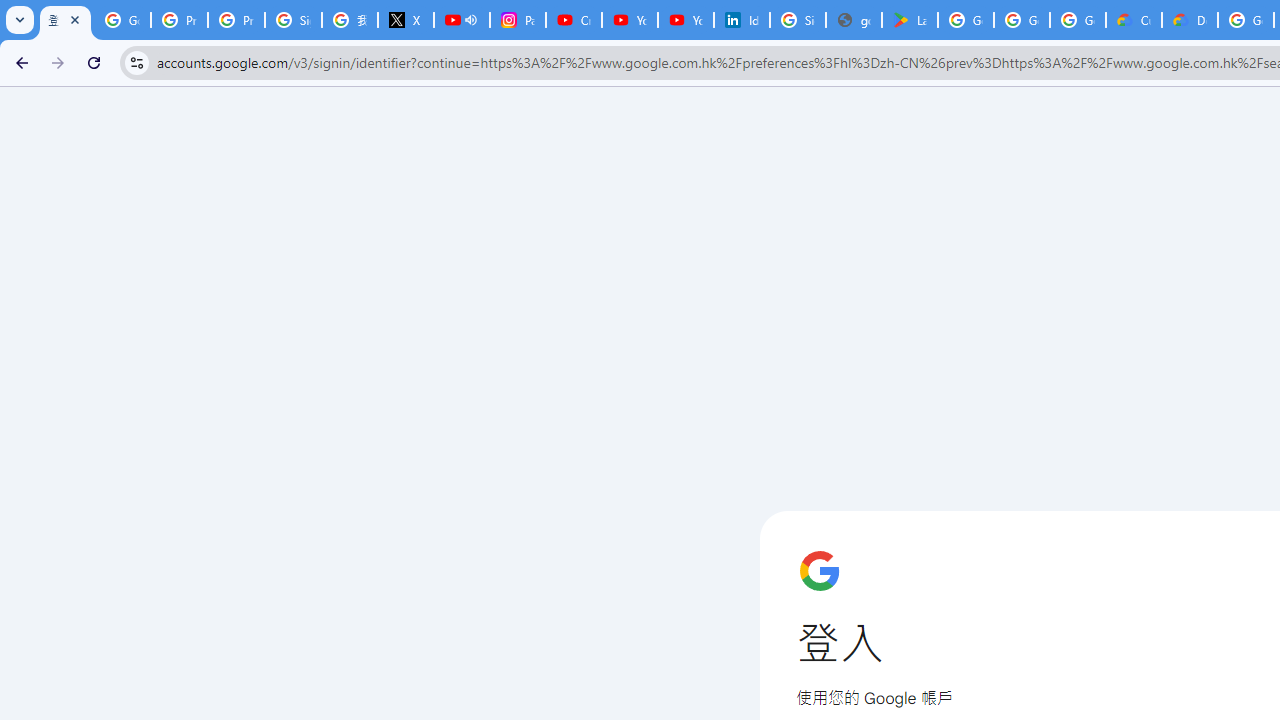 This screenshot has width=1280, height=720. What do you see at coordinates (797, 20) in the screenshot?
I see `'Sign in - Google Accounts'` at bounding box center [797, 20].